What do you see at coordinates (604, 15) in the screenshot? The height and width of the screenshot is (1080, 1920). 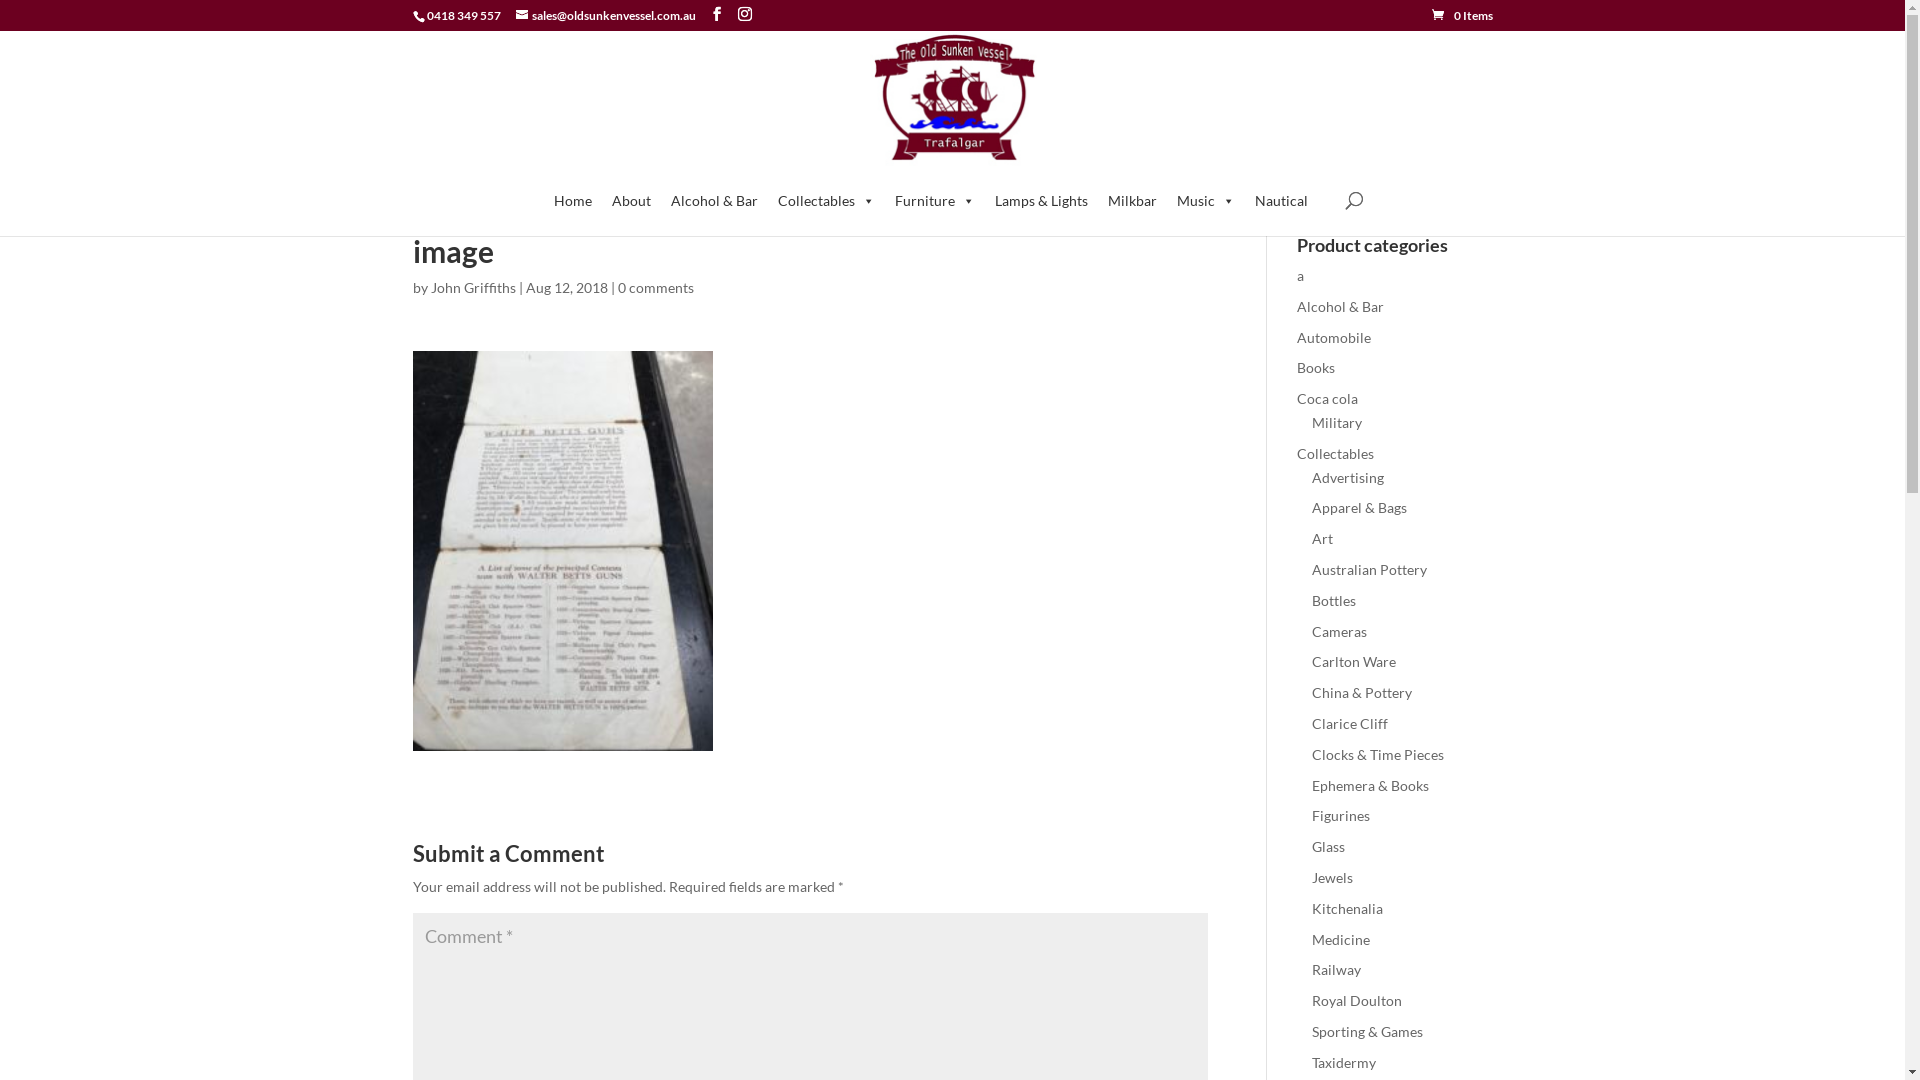 I see `'sales@oldsunkenvessel.com.au'` at bounding box center [604, 15].